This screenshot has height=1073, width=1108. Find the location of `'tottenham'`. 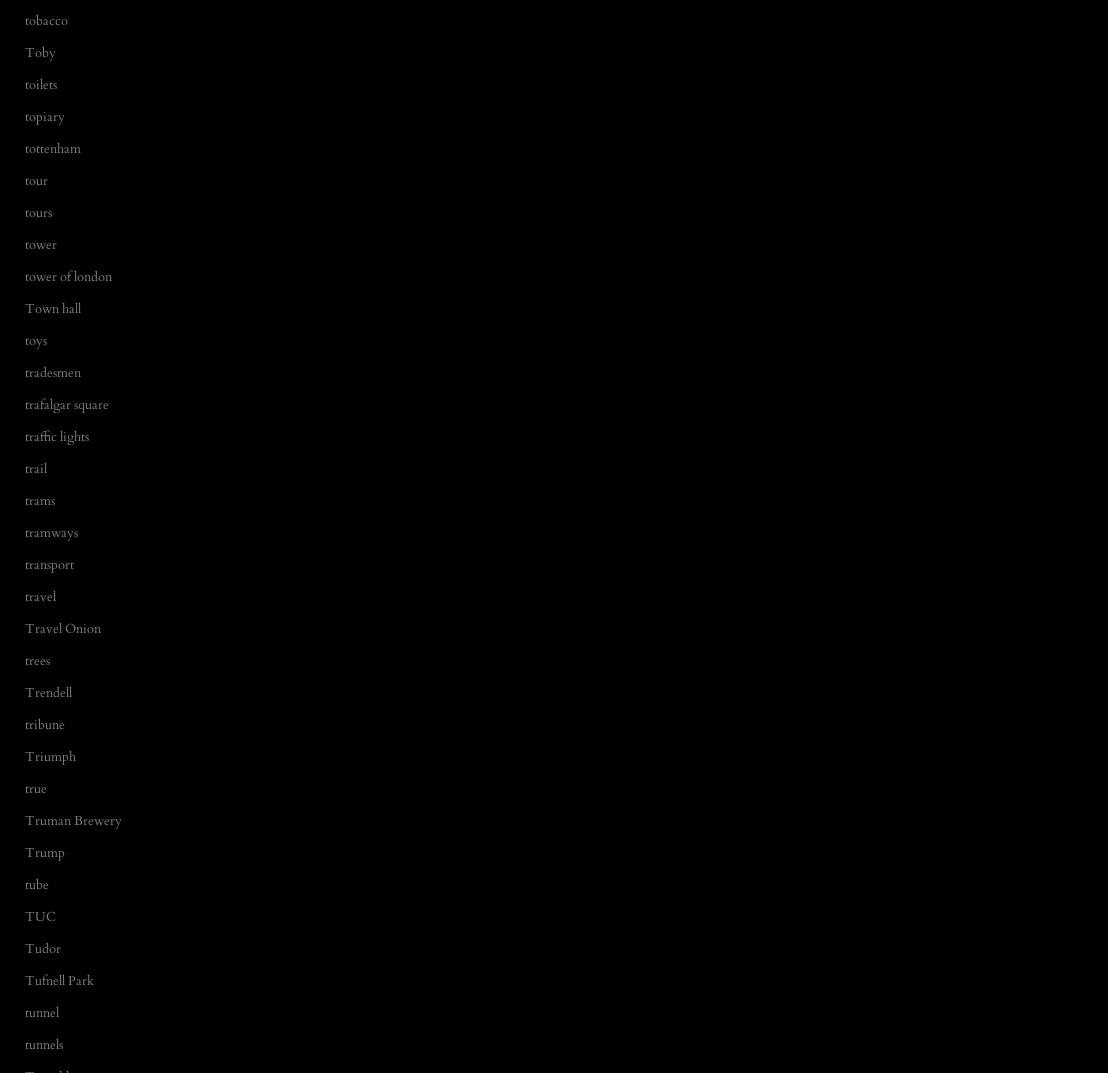

'tottenham' is located at coordinates (51, 146).